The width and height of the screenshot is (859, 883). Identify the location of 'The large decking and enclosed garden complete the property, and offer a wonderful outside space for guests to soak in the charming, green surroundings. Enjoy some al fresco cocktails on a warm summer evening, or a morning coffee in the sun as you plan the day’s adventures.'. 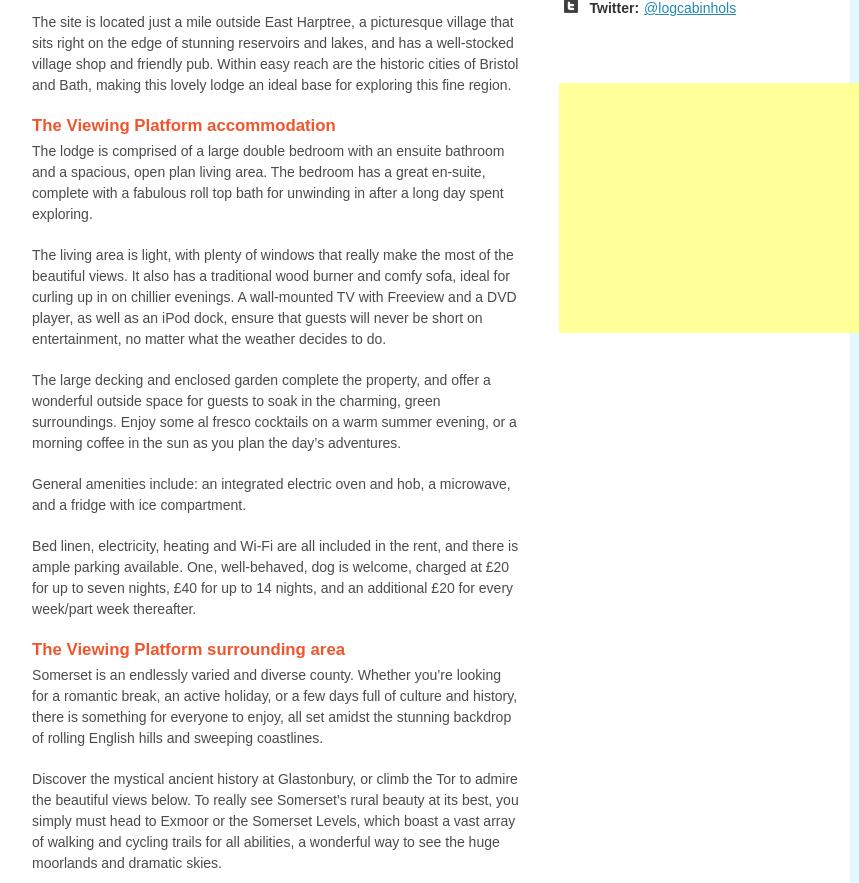
(273, 411).